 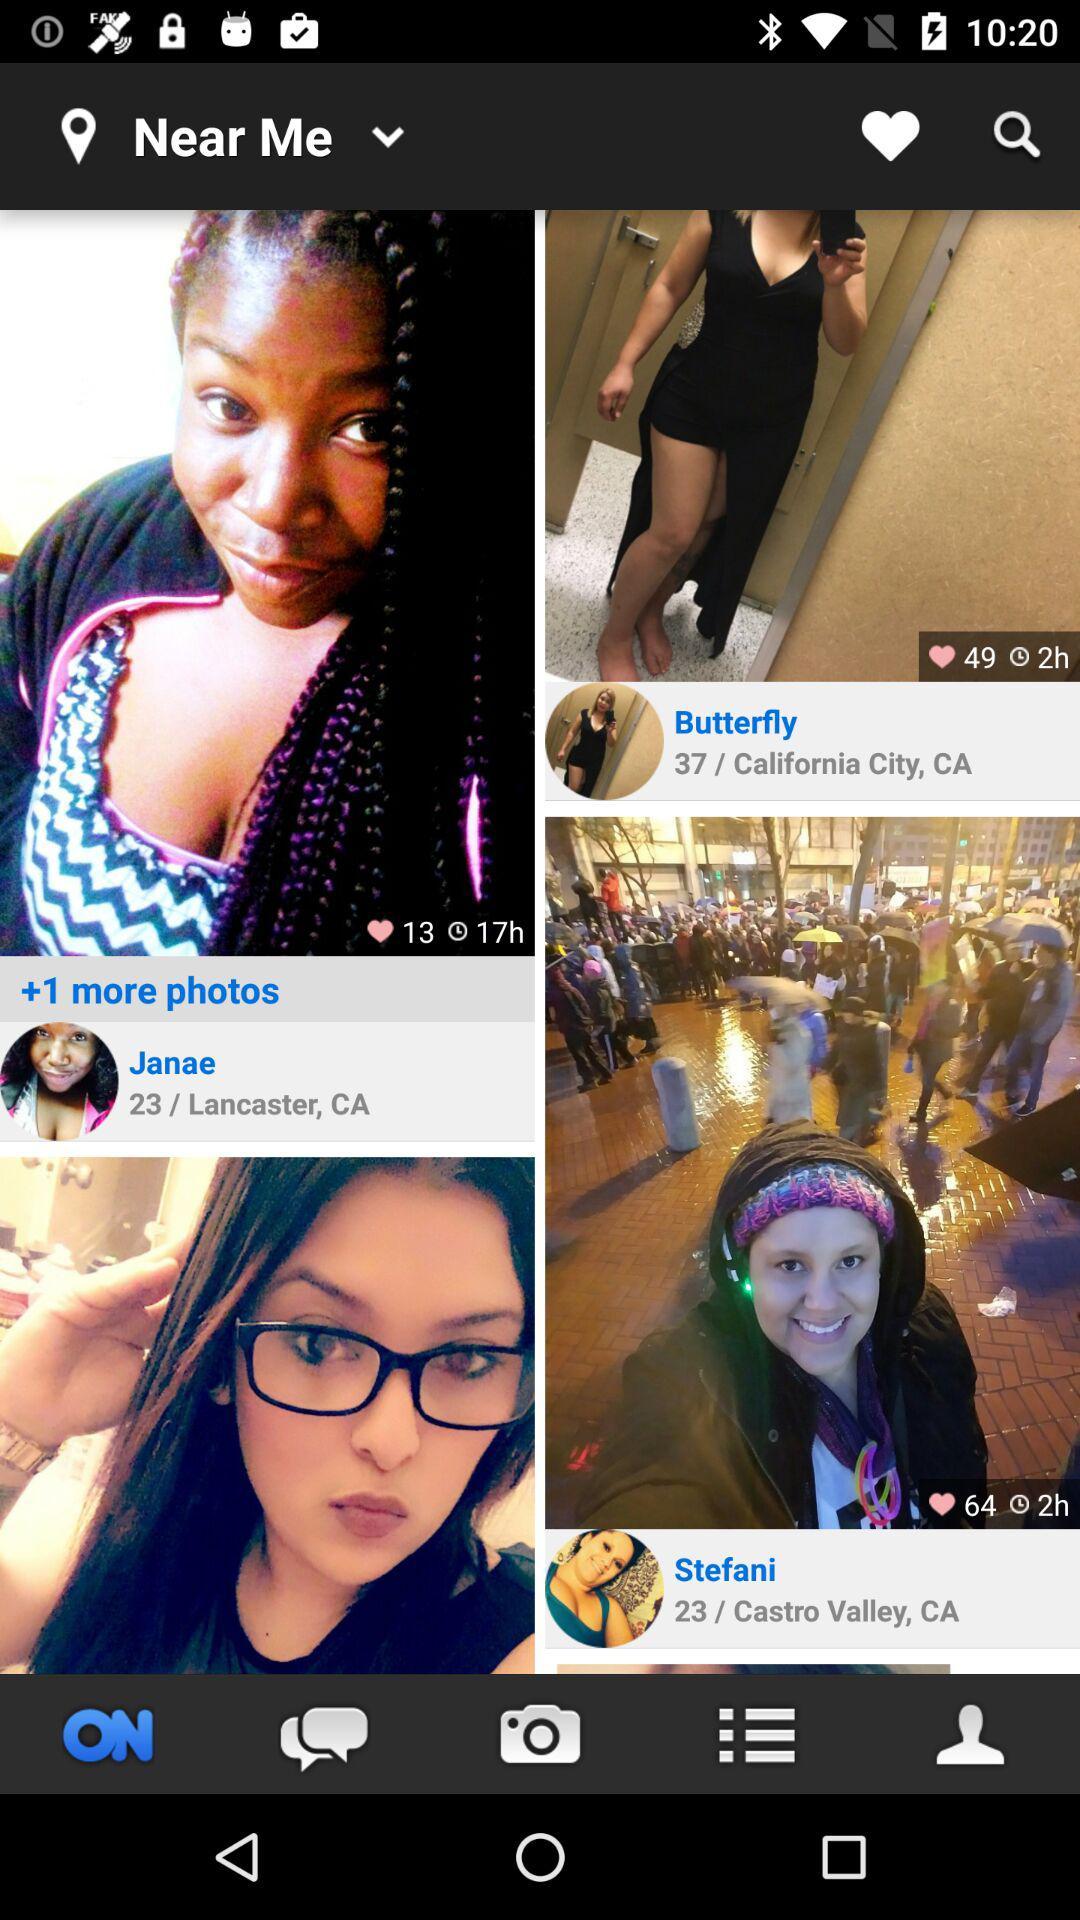 I want to click on the chat icon, so click(x=323, y=1733).